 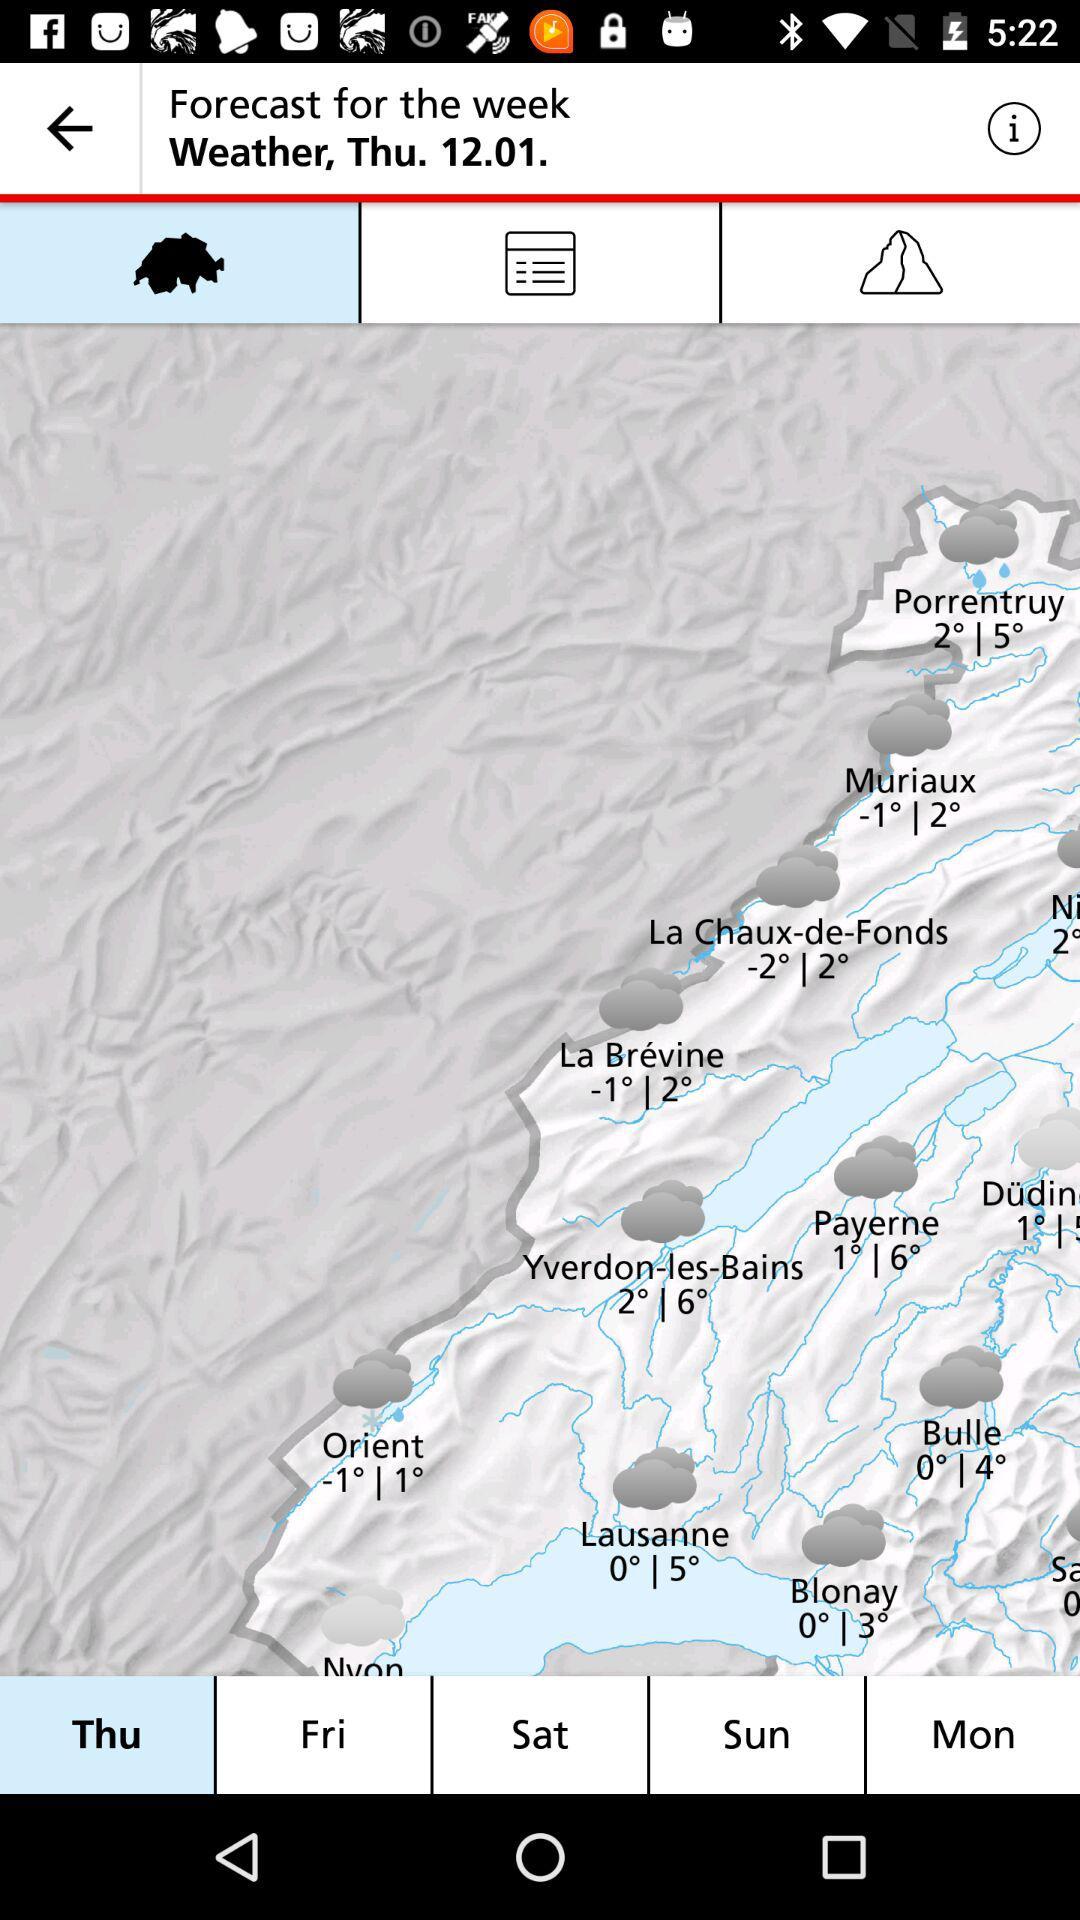 I want to click on the icon above the sun item, so click(x=901, y=261).